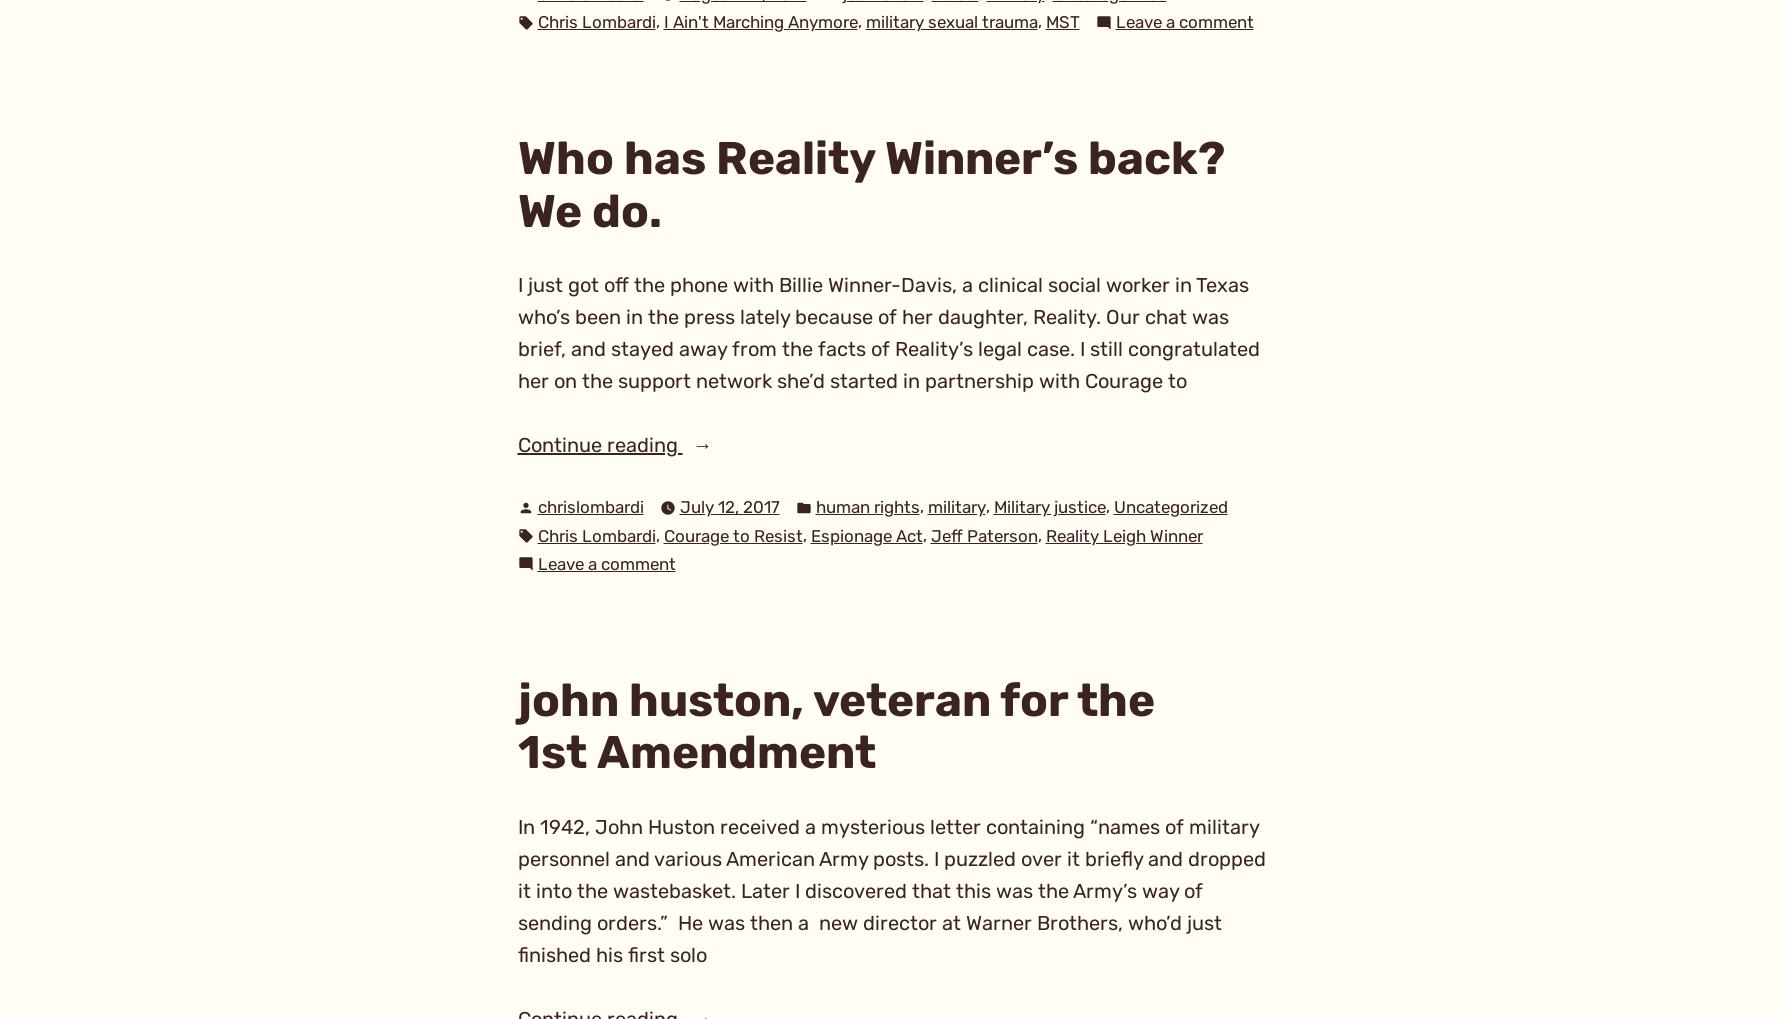  Describe the element at coordinates (599, 444) in the screenshot. I see `'Continue reading'` at that location.